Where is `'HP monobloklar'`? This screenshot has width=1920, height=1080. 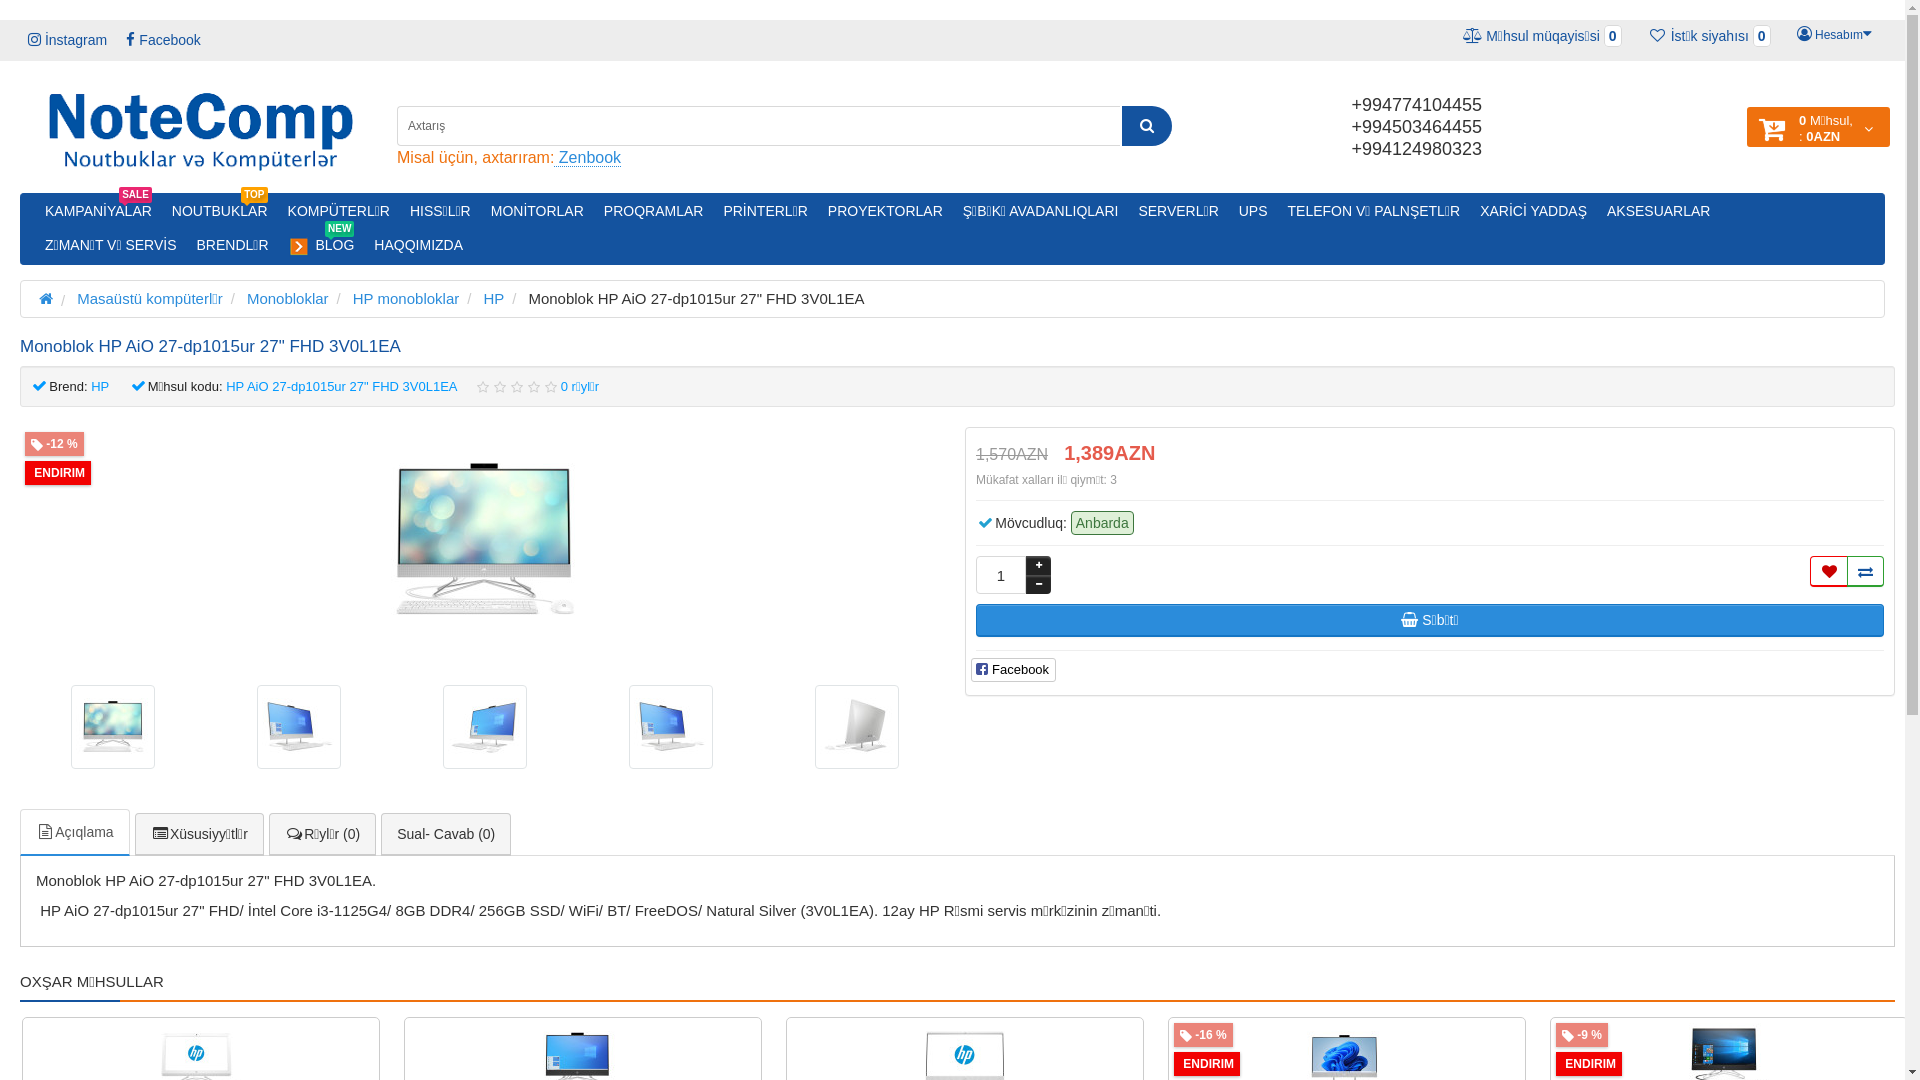
'HP monobloklar' is located at coordinates (353, 298).